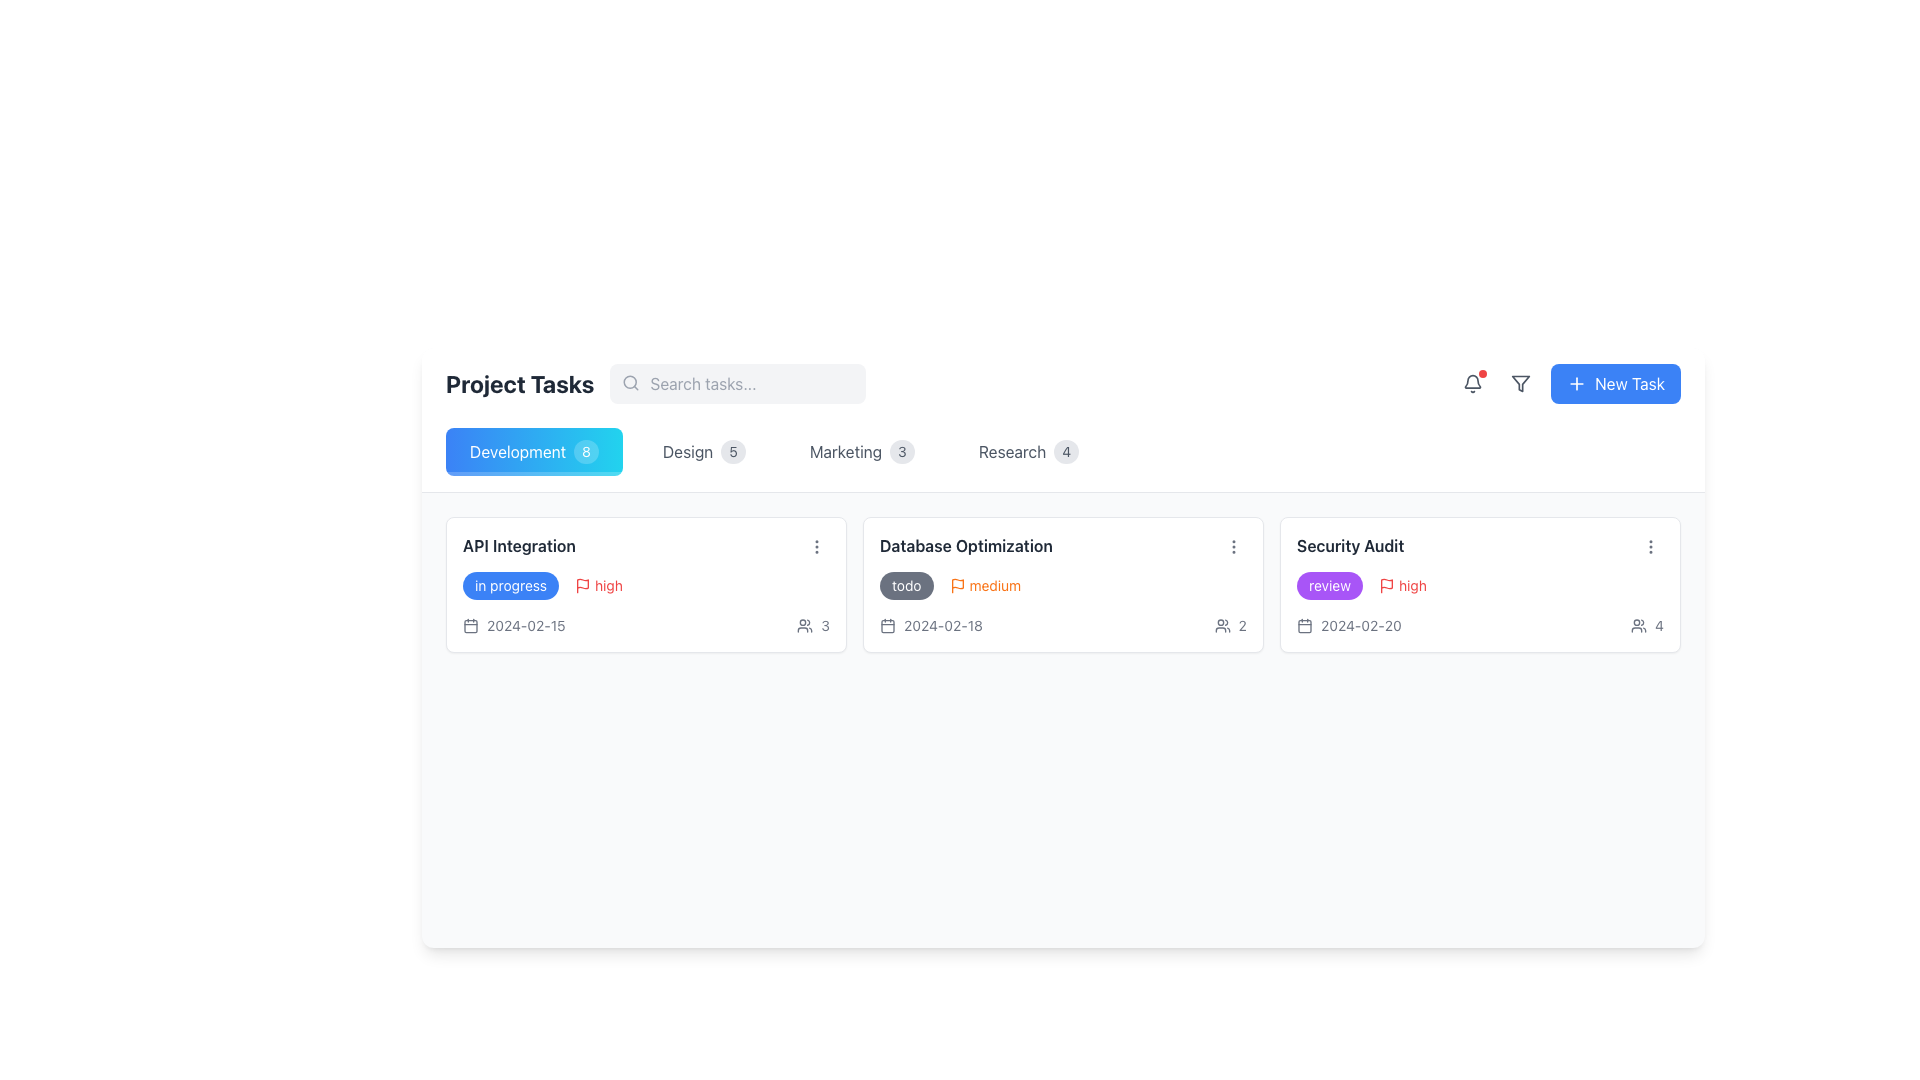 This screenshot has height=1080, width=1920. Describe the element at coordinates (1651, 547) in the screenshot. I see `the menu trigger button located in the top-right corner of the 'Security Audit' card` at that location.